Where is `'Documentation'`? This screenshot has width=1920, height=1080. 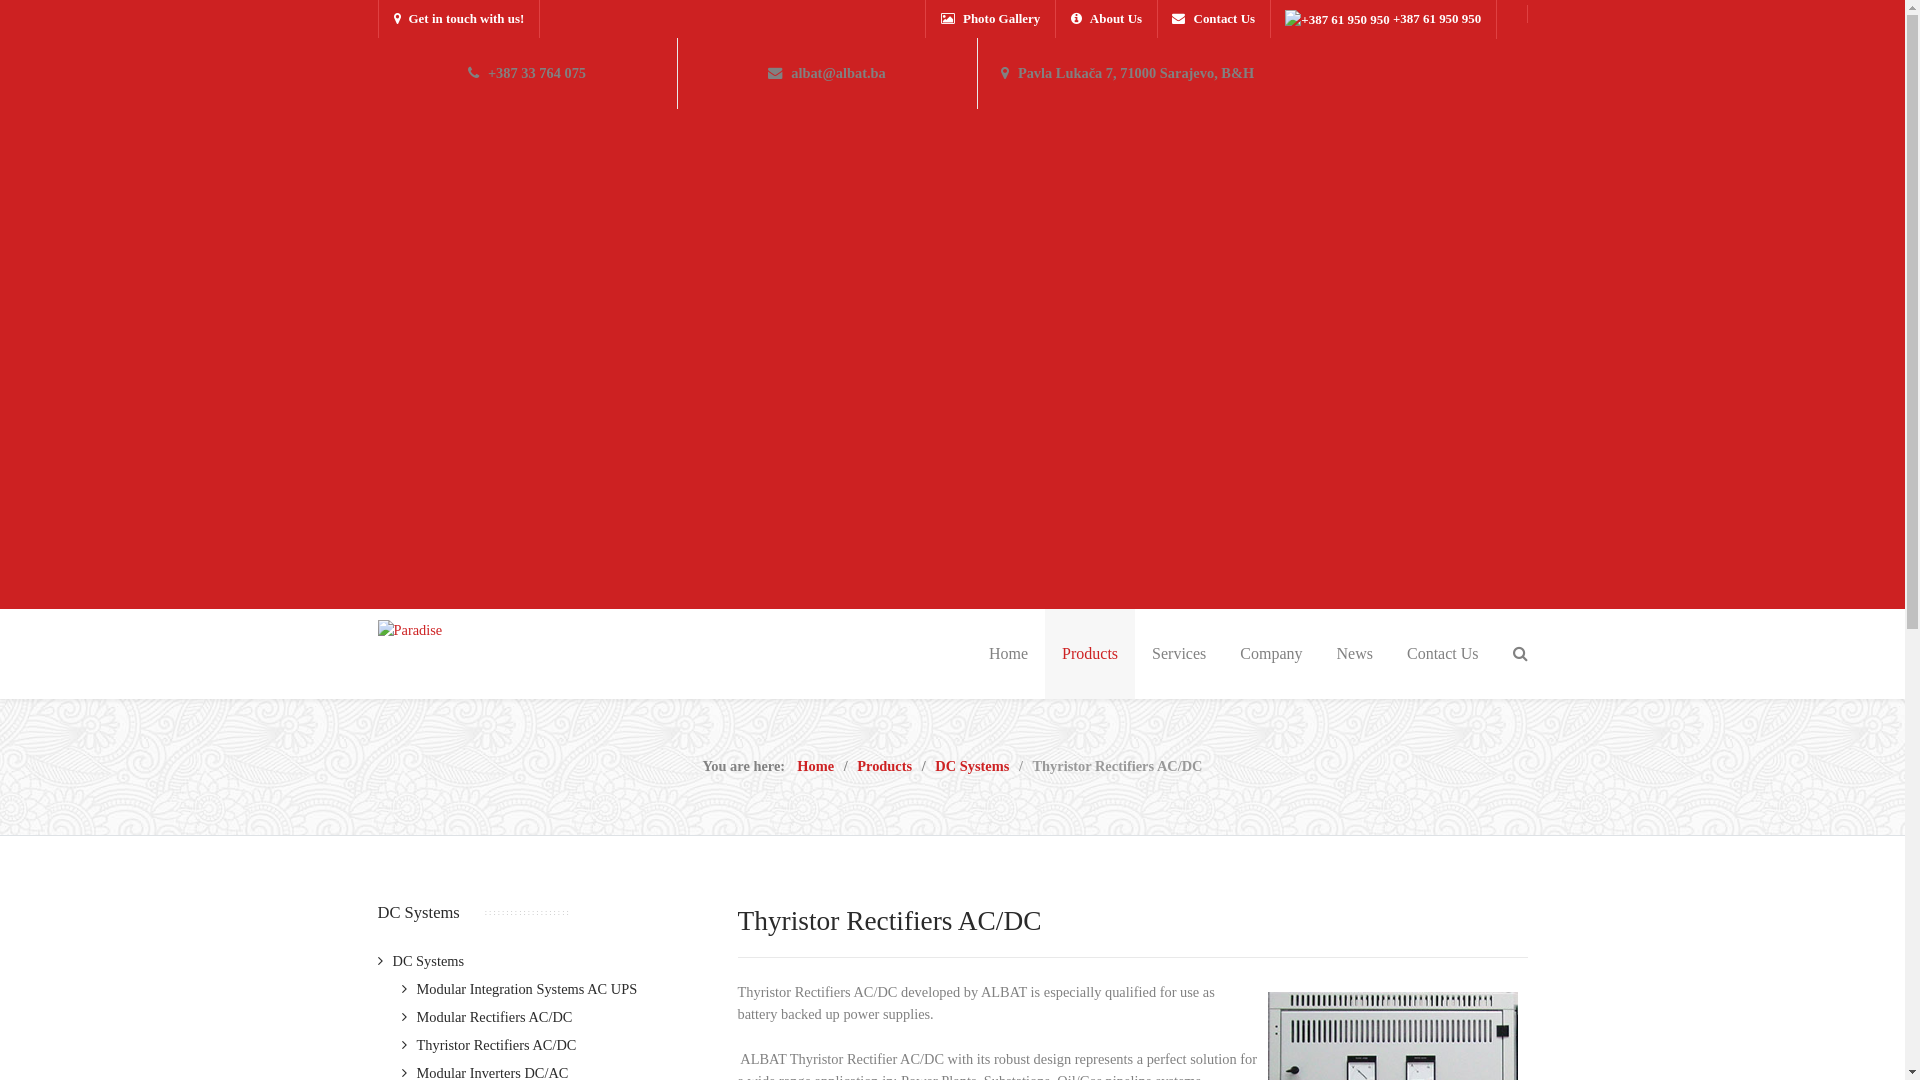
'Documentation' is located at coordinates (1030, 763).